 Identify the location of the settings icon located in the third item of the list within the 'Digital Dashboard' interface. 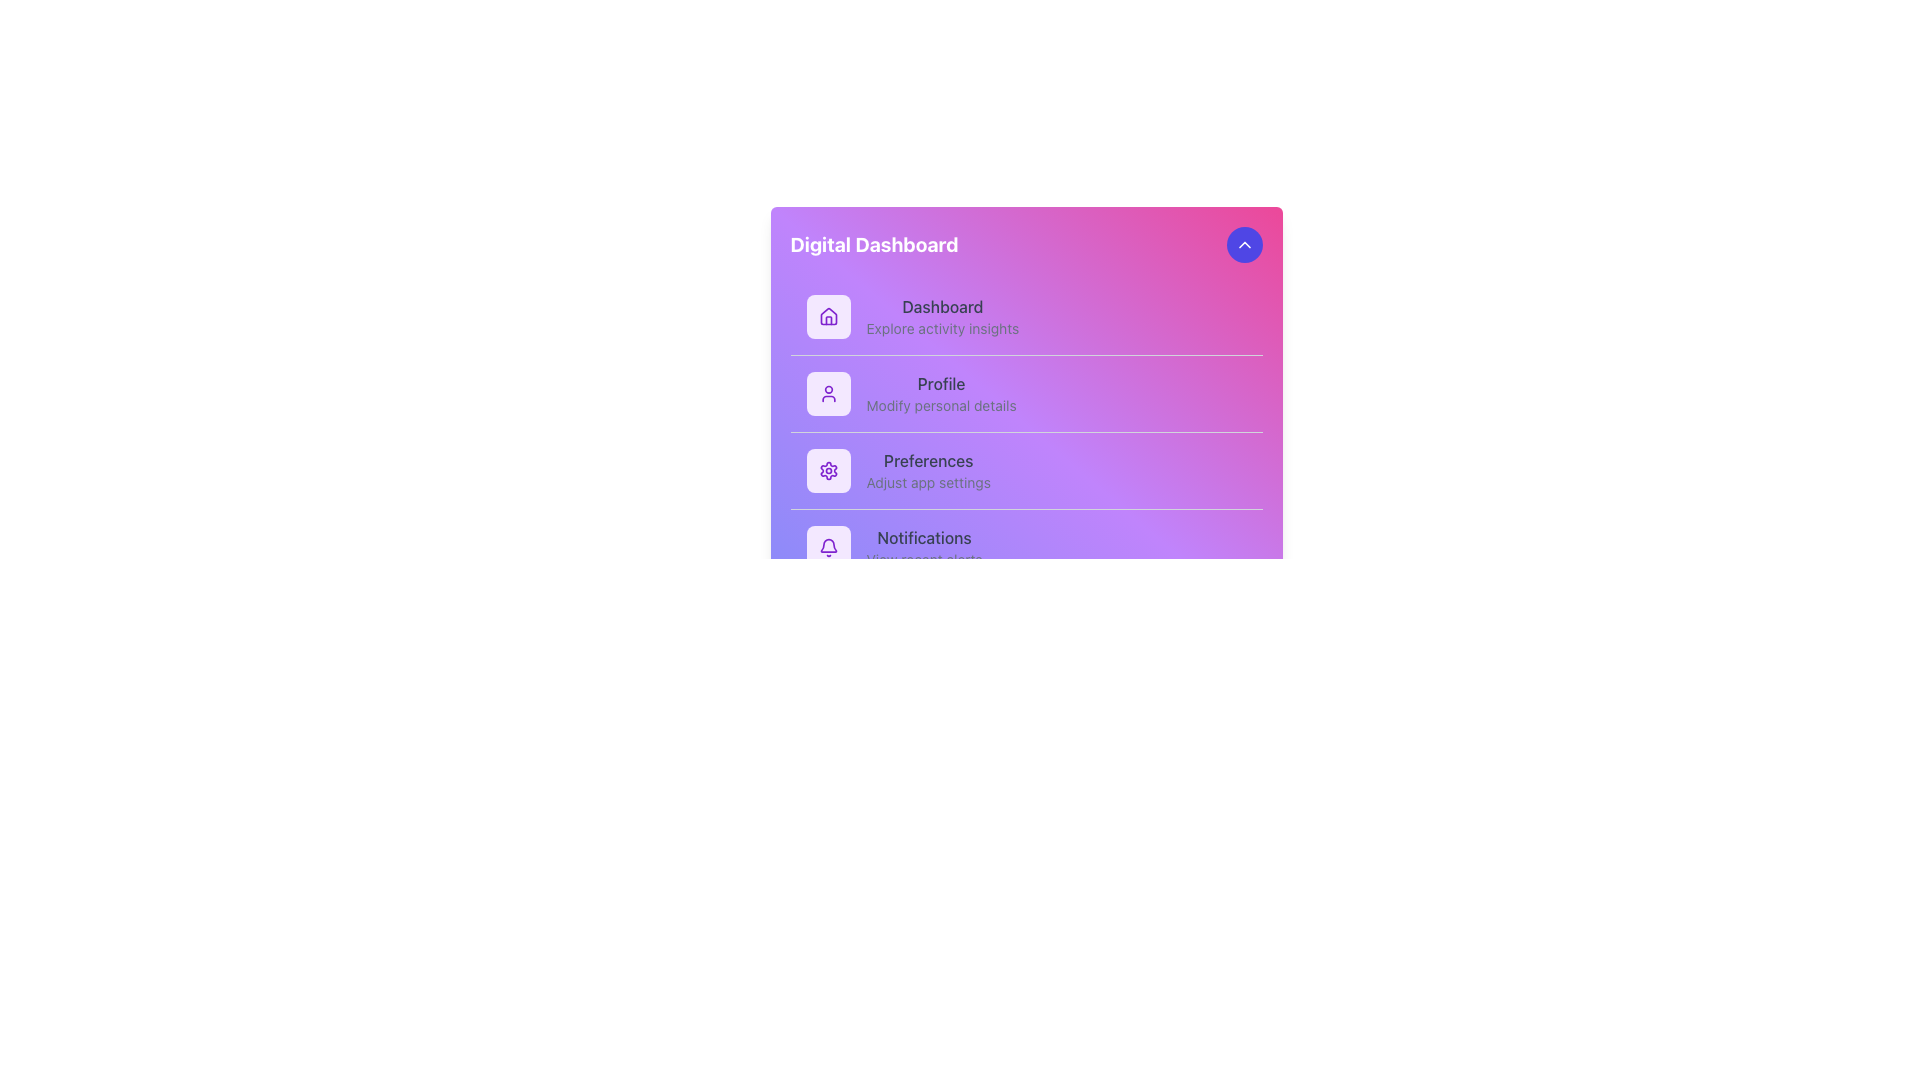
(828, 470).